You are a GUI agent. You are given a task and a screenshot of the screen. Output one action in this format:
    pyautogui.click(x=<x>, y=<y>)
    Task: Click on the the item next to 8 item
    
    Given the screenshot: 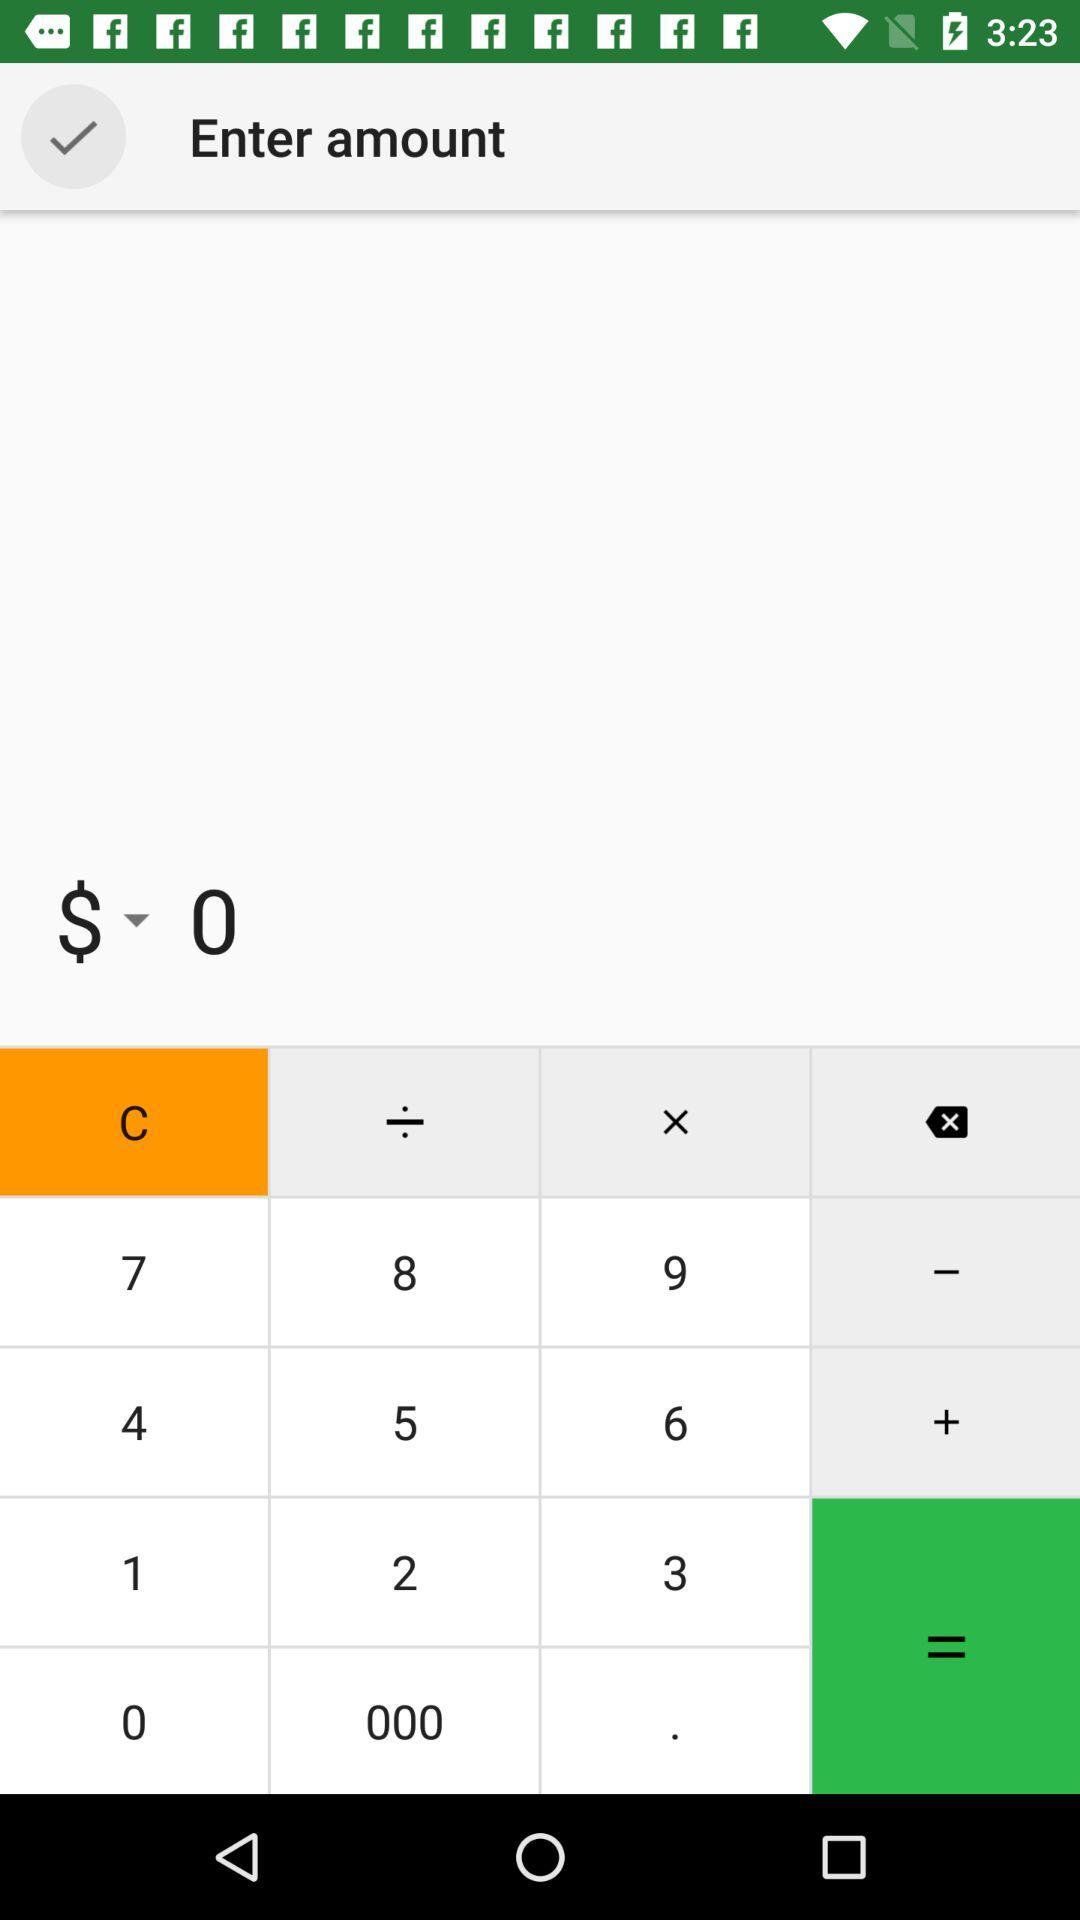 What is the action you would take?
    pyautogui.click(x=675, y=1420)
    